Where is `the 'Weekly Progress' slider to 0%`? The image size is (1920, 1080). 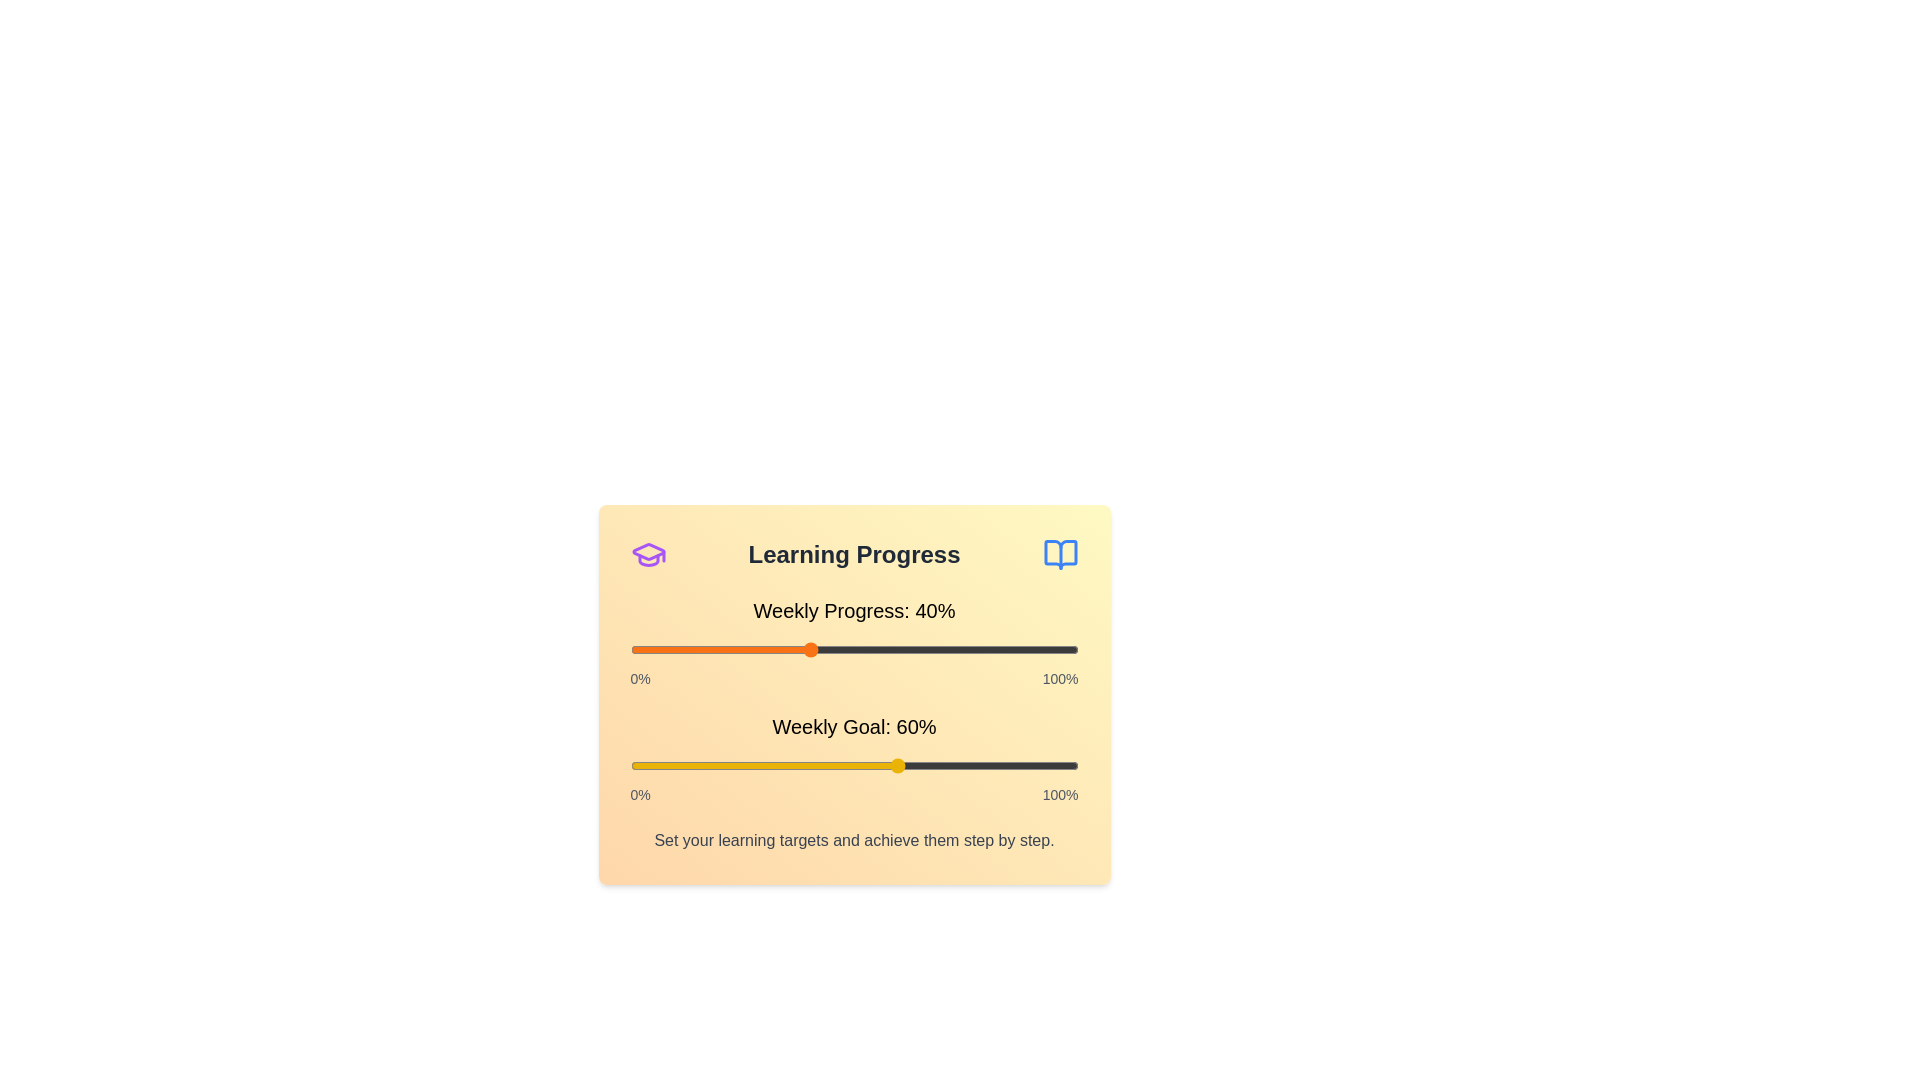
the 'Weekly Progress' slider to 0% is located at coordinates (629, 650).